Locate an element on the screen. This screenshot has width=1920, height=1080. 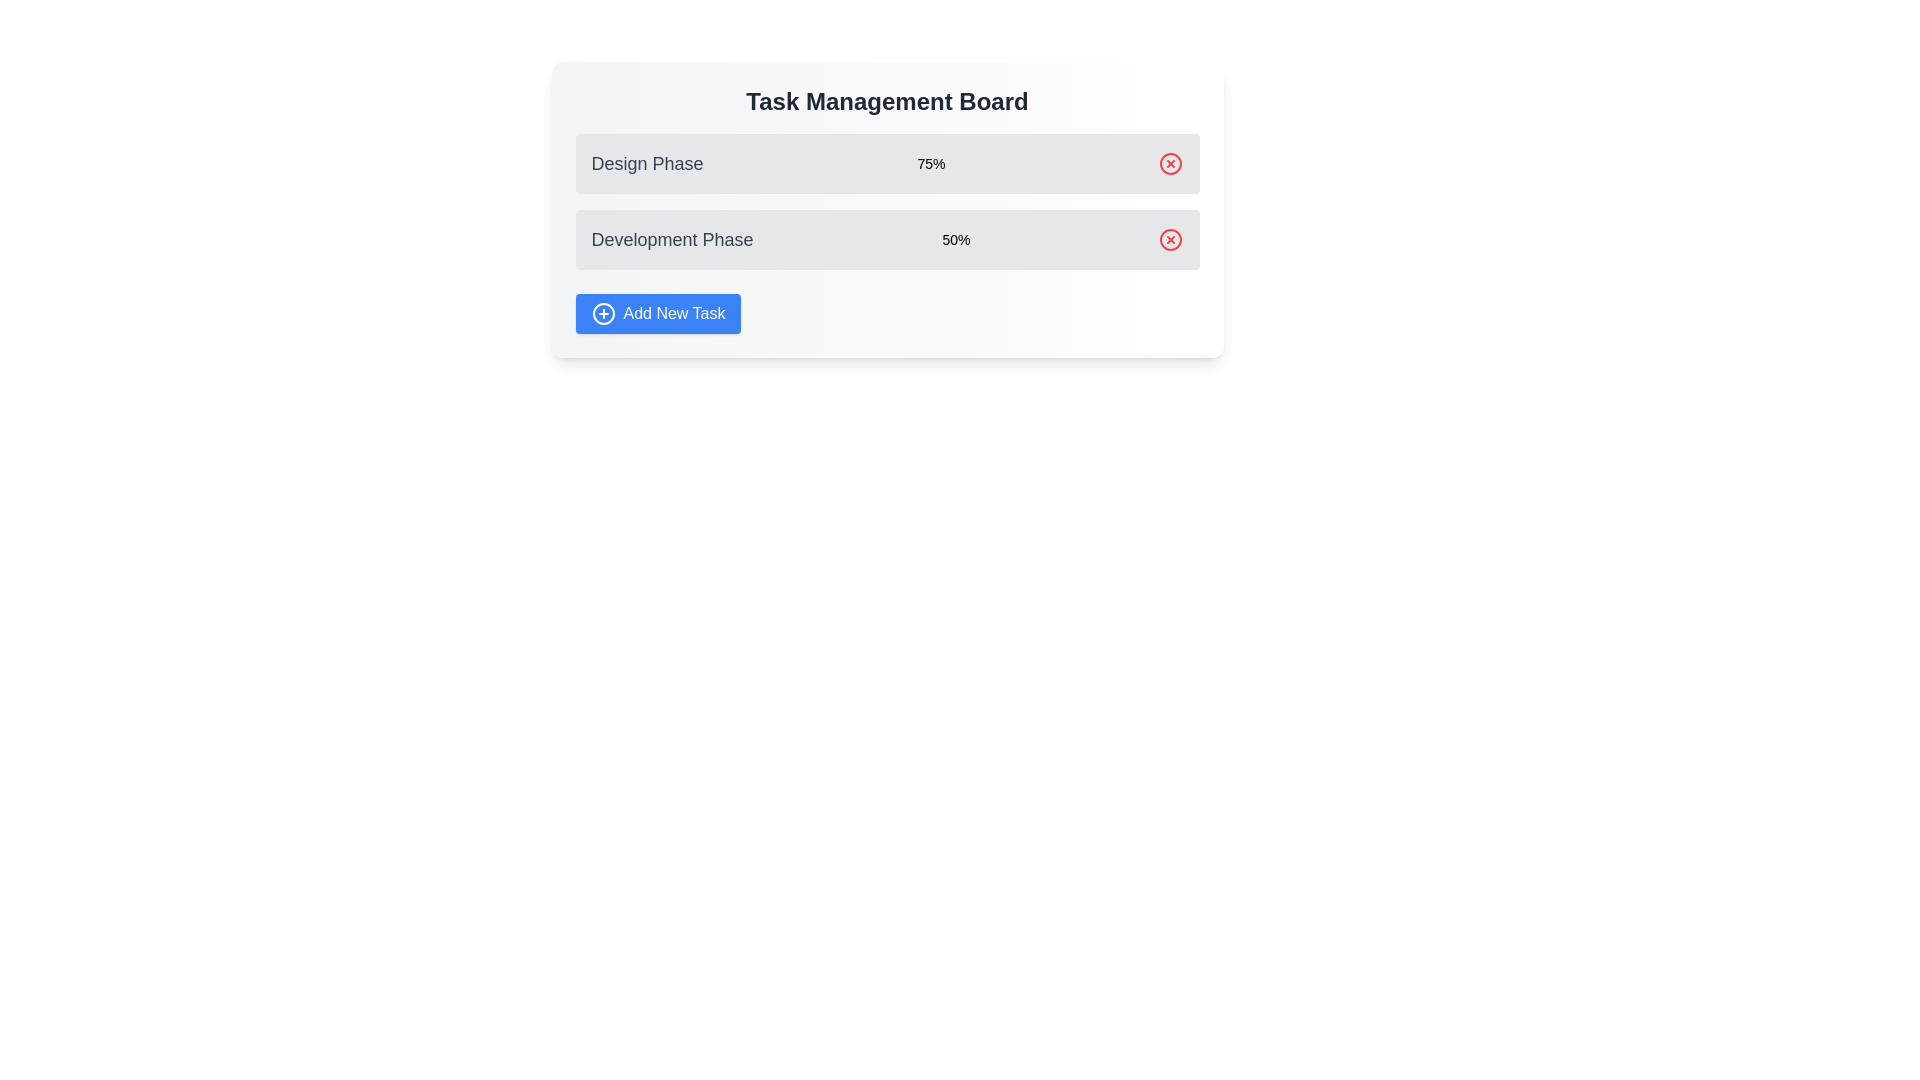
the Text Element that serves as a title or header for the surrounding content, positioned at the top of the rectangular card UI layout is located at coordinates (886, 101).